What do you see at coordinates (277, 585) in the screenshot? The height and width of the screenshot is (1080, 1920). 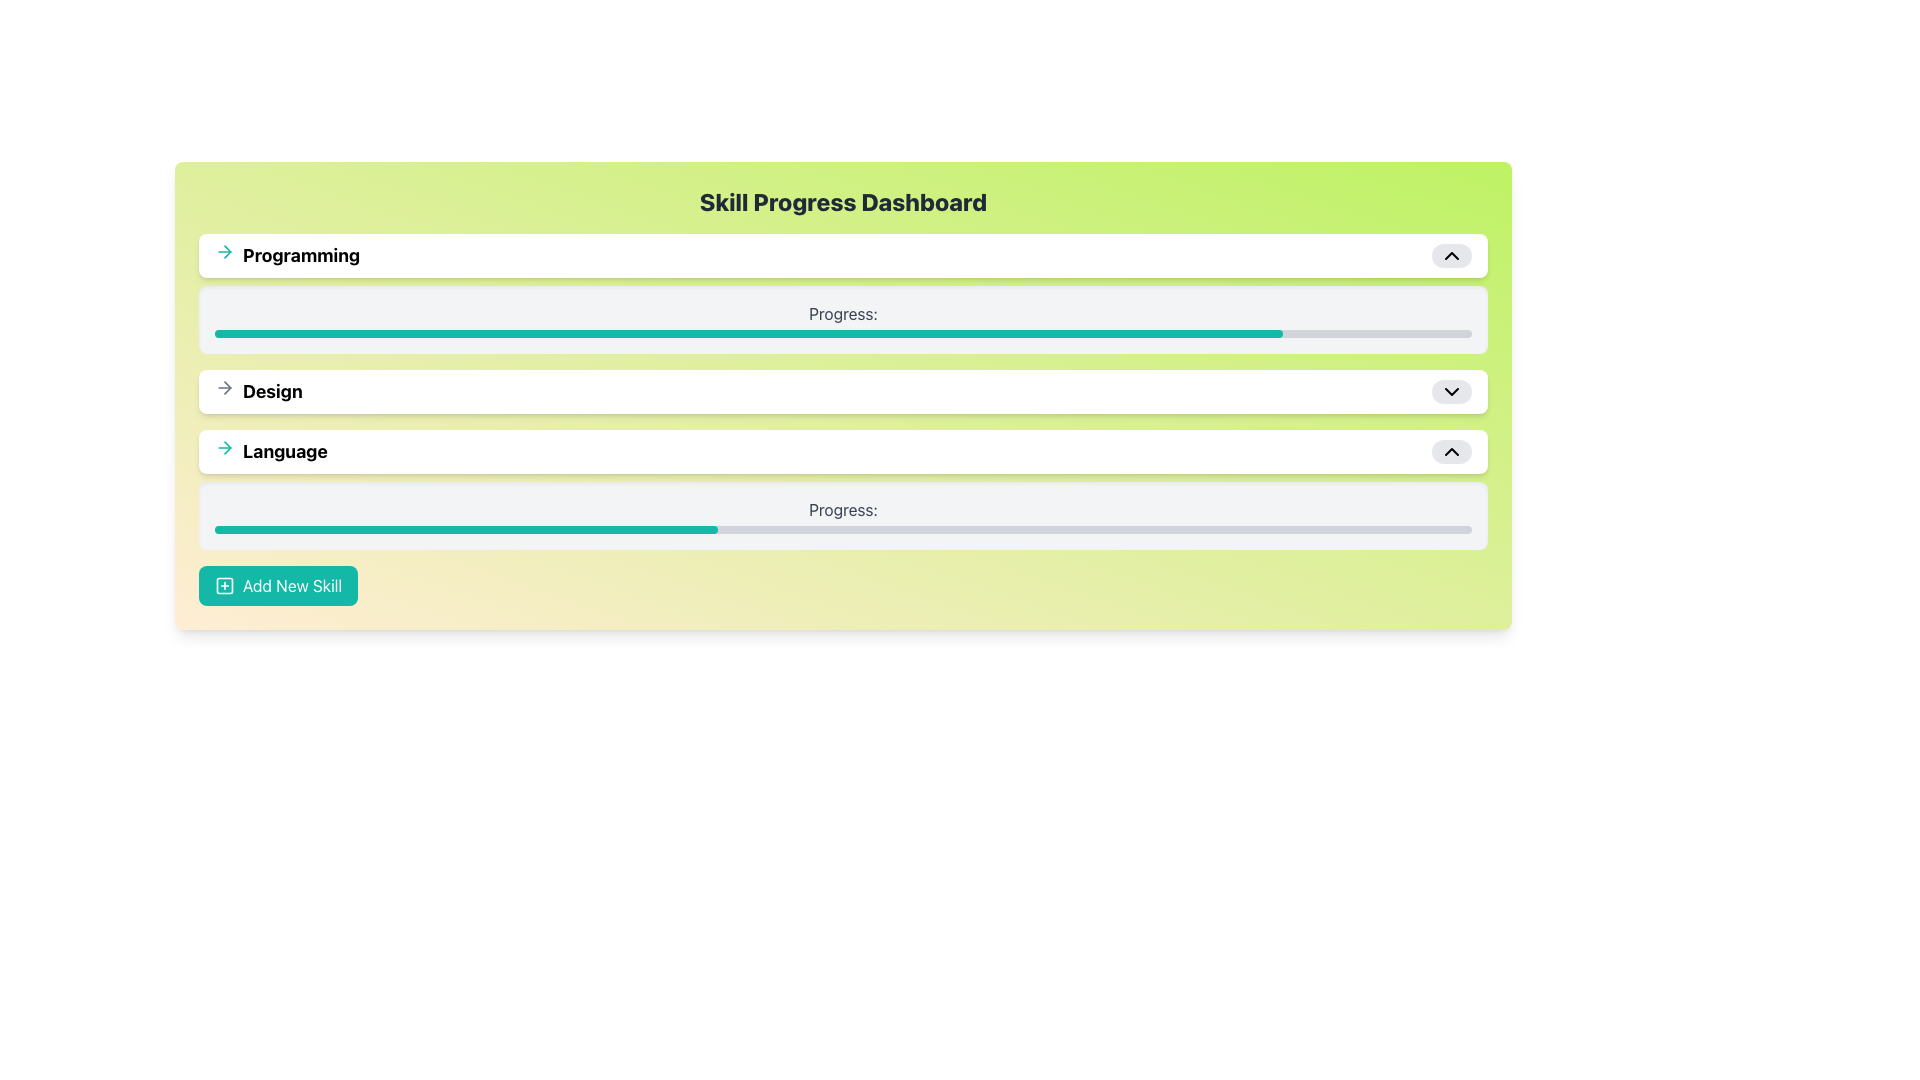 I see `the teal button labeled 'Add New Skill' with a white plus icon` at bounding box center [277, 585].